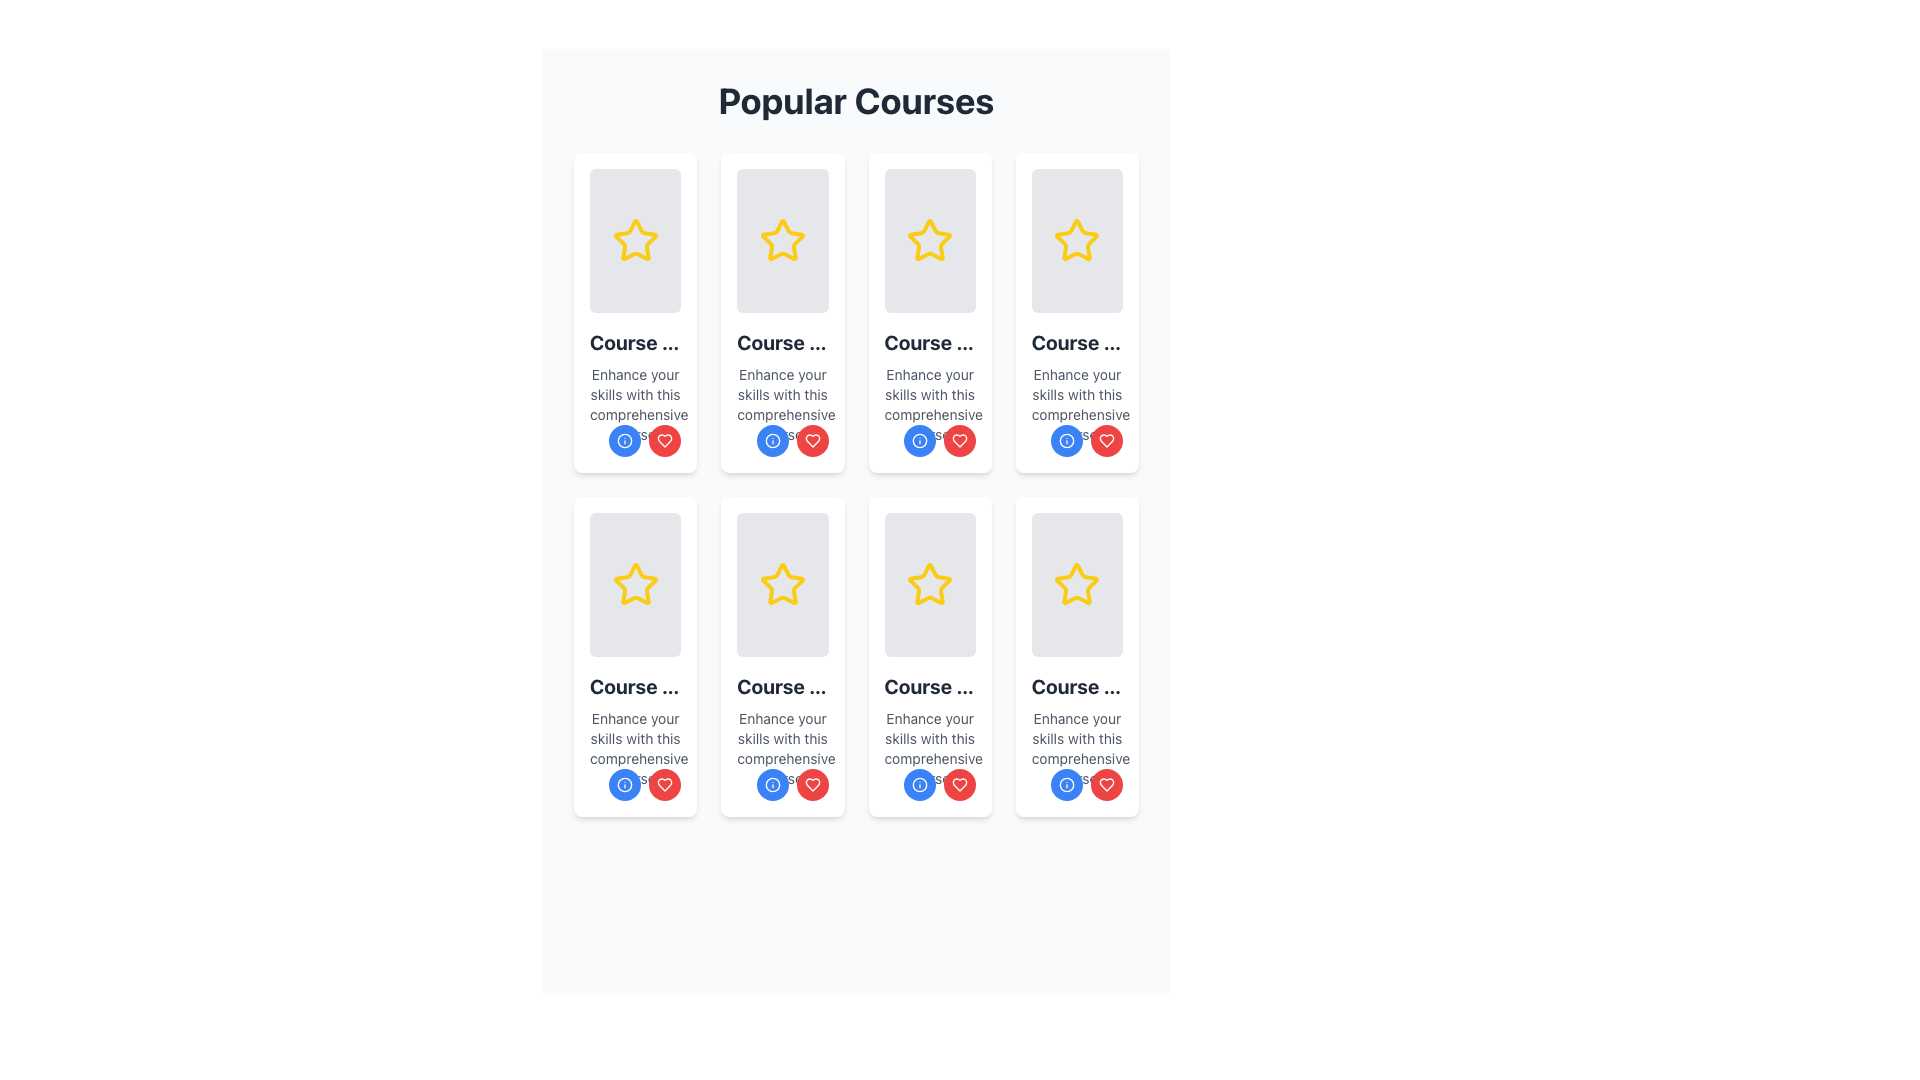 This screenshot has width=1920, height=1080. What do you see at coordinates (1076, 239) in the screenshot?
I see `the yellow star icon outlined with a bold stroke, which is located in the center of the fourth card in the first row of the grid layout under the 'Popular Courses' section` at bounding box center [1076, 239].